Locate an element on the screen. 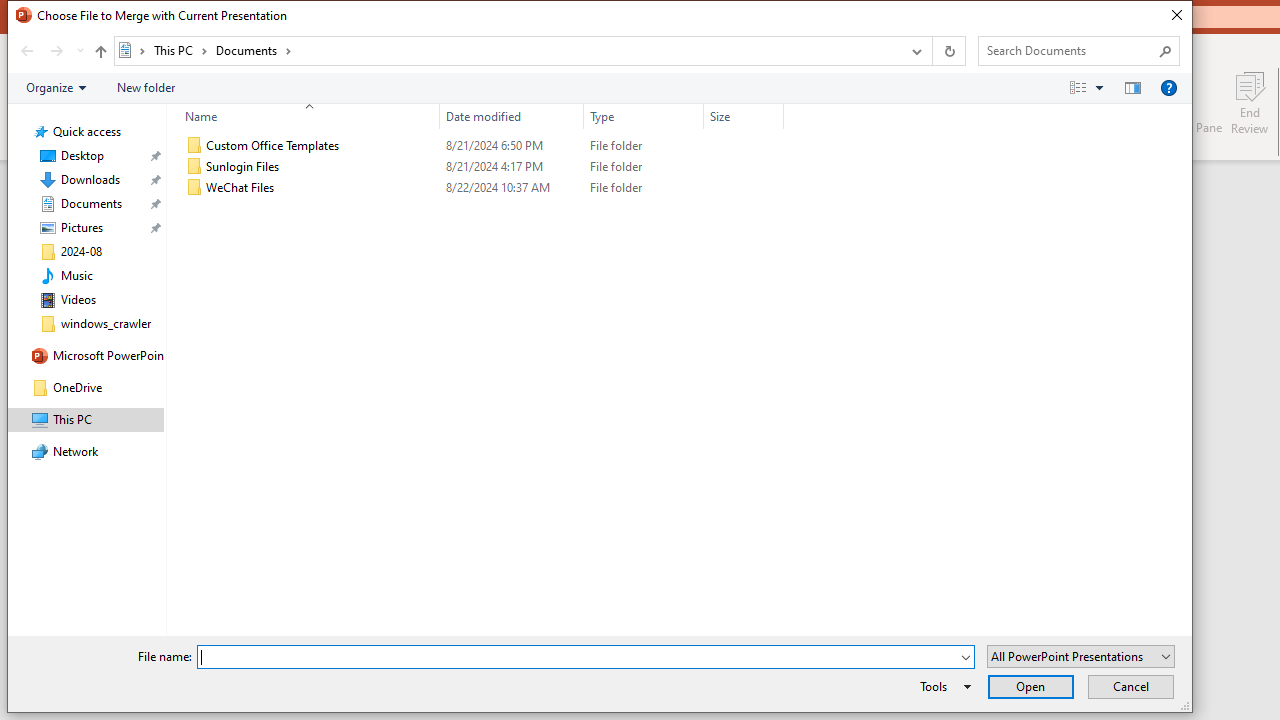  'Sunlogin Files' is located at coordinates (480, 166).